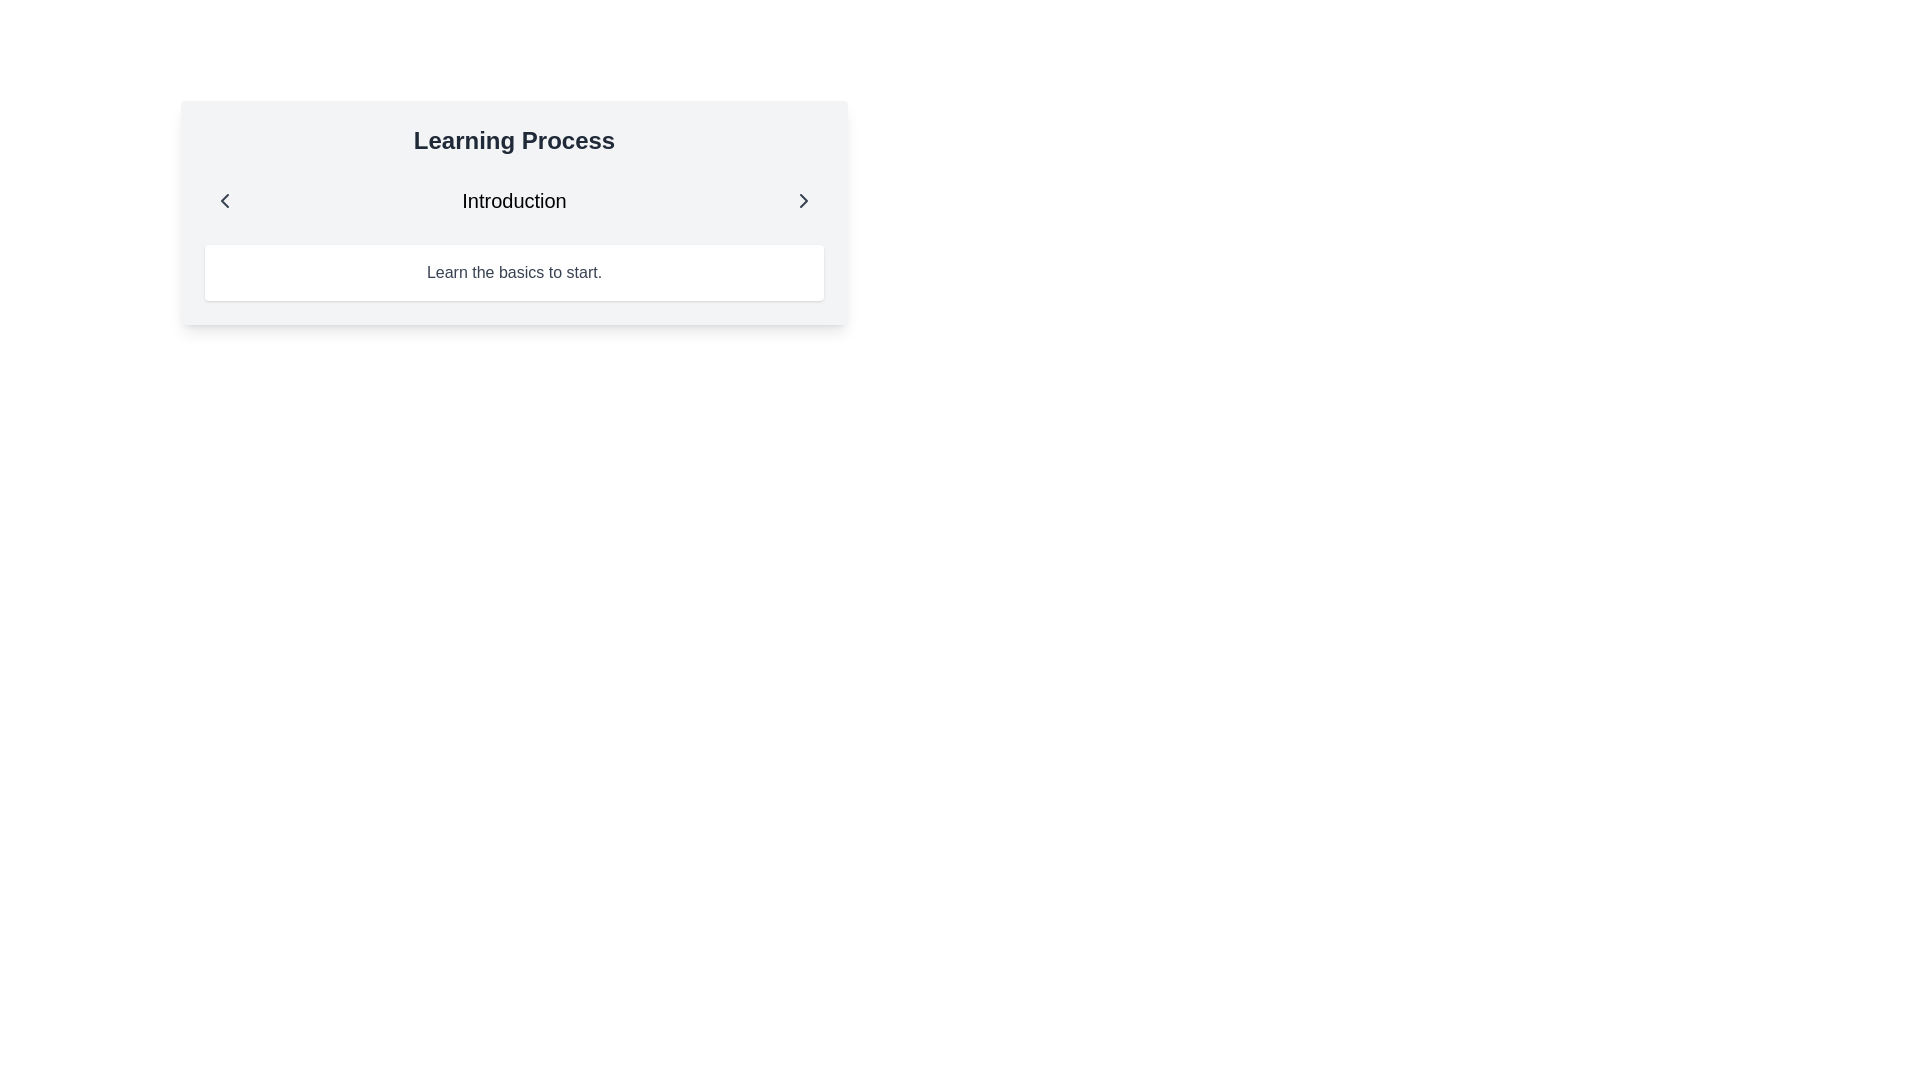  What do you see at coordinates (514, 200) in the screenshot?
I see `the 'Introduction' text label` at bounding box center [514, 200].